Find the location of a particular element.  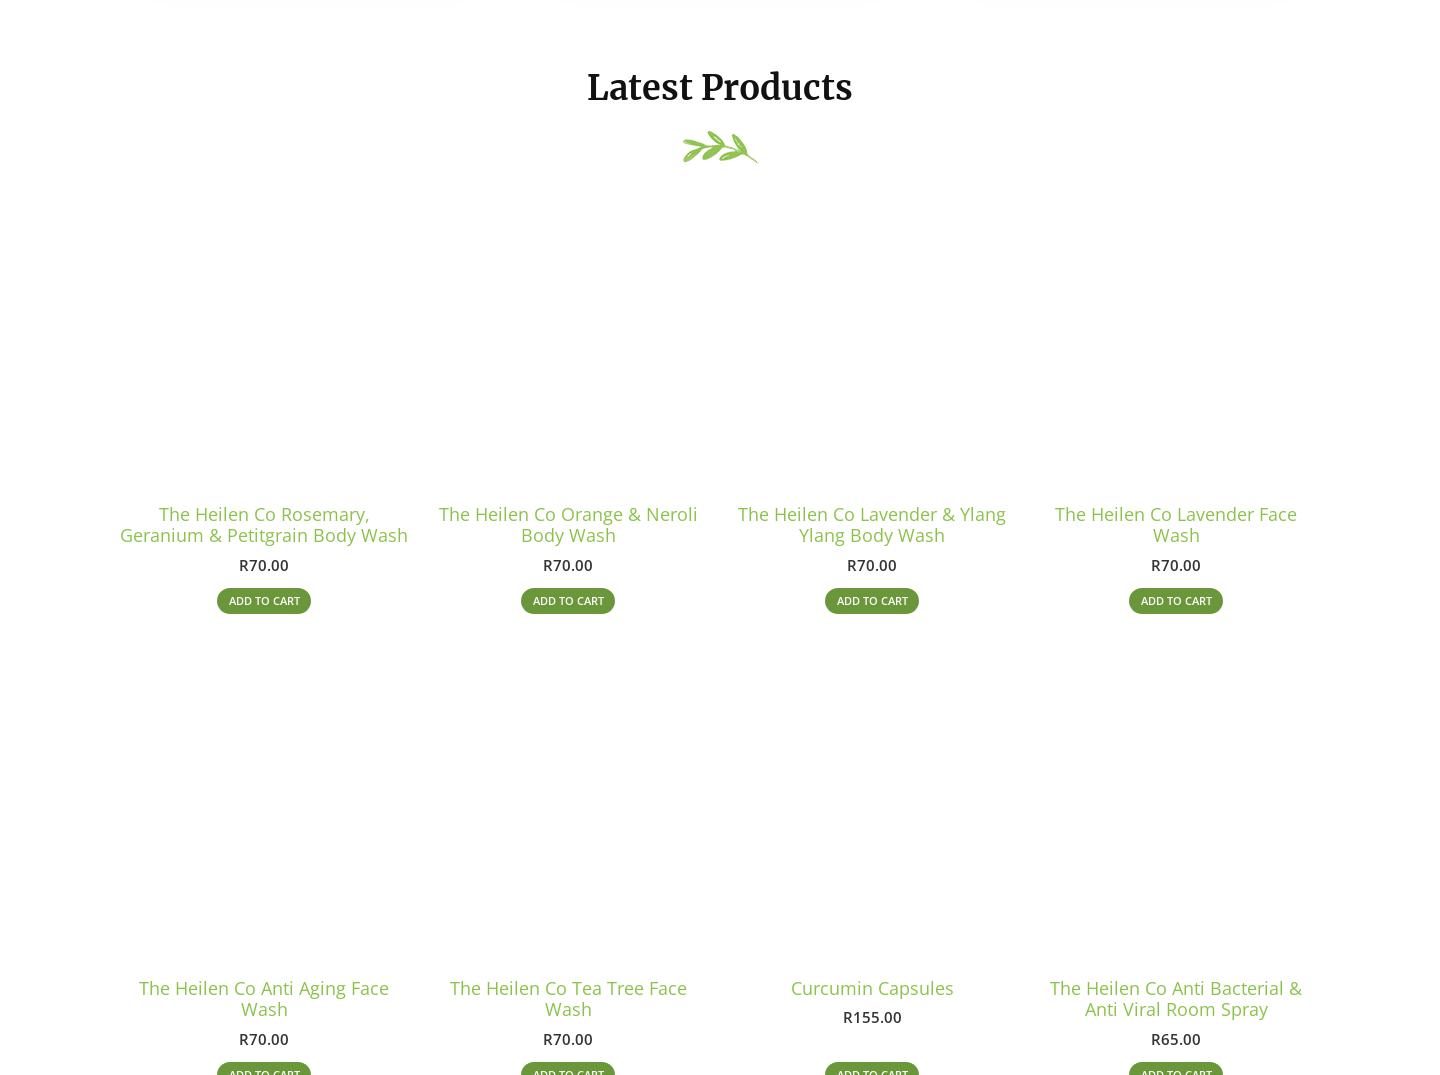

'The Heilen Co Tea Tree Face Wash' is located at coordinates (567, 1007).